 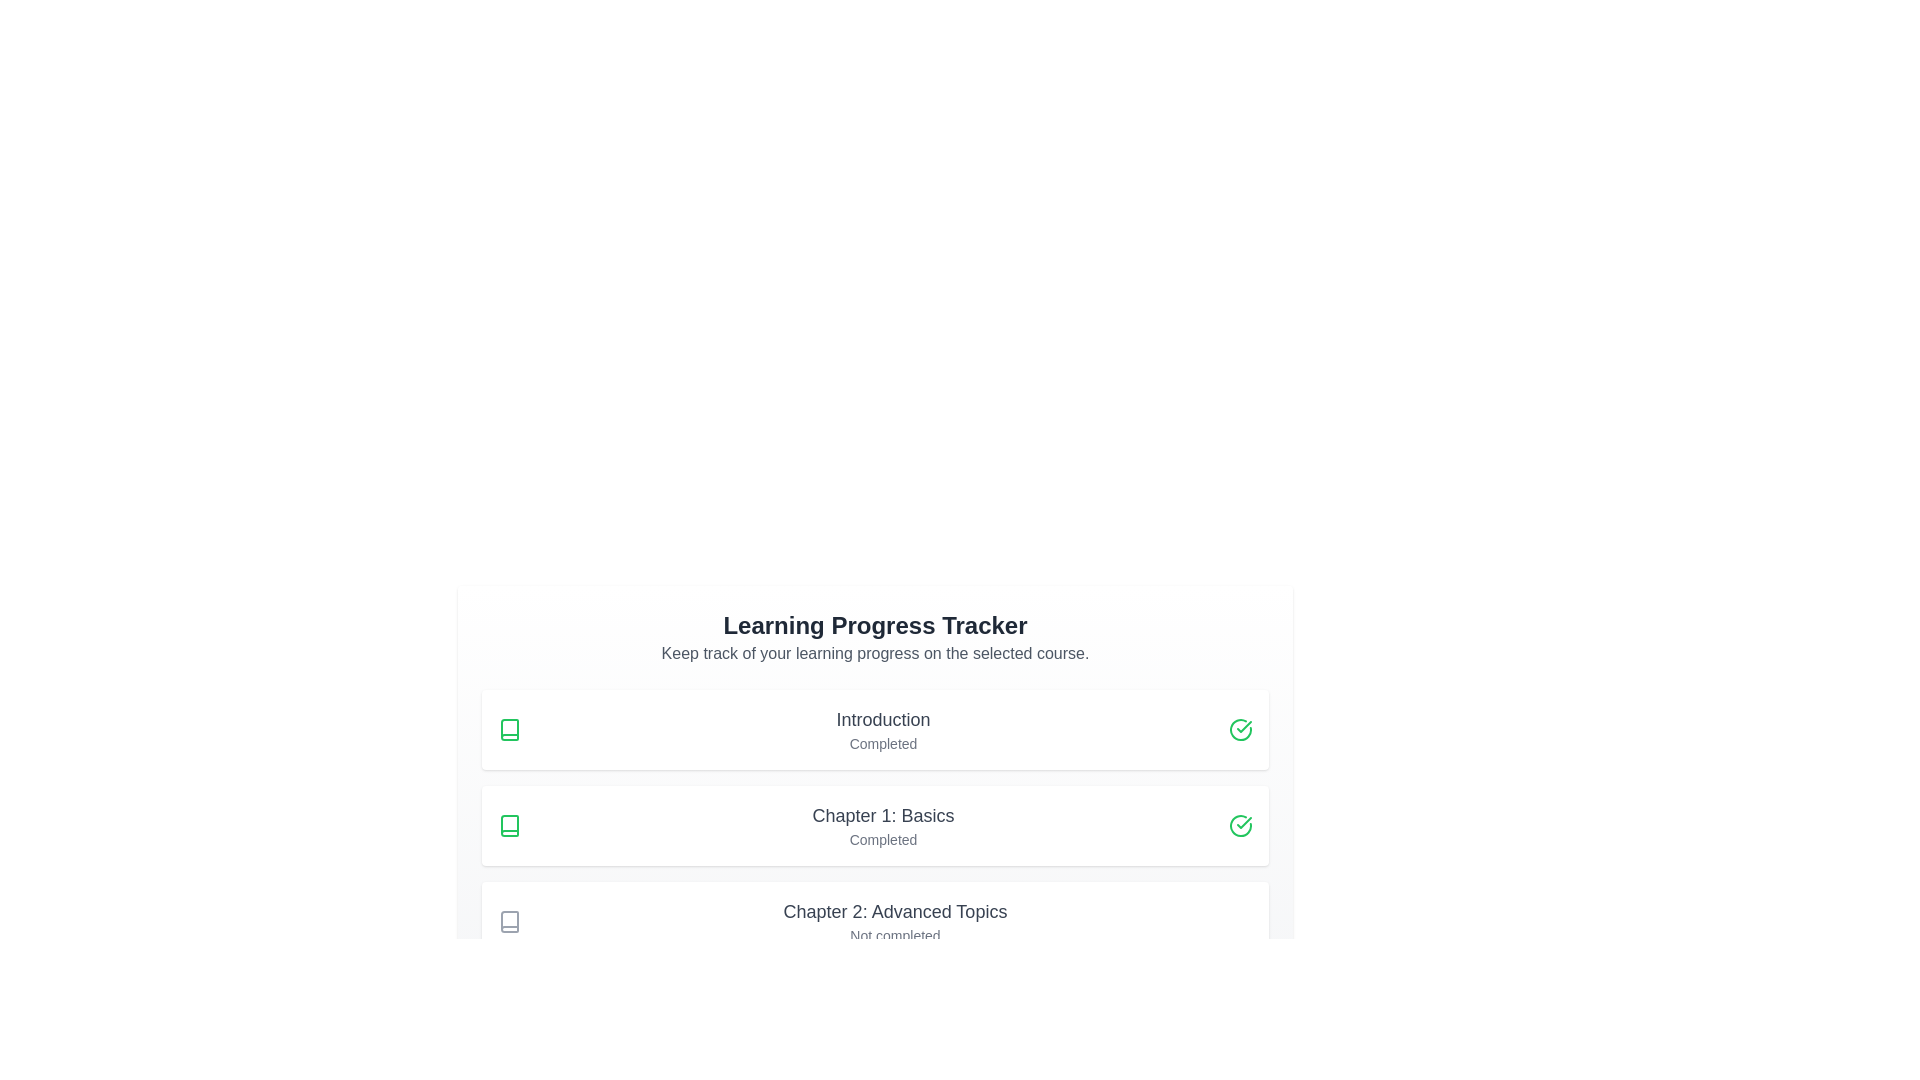 I want to click on the book icon representing the chapter, which is located in the third item of a vertical list, to interact with it if there are associated interactive elements nearby, so click(x=509, y=921).